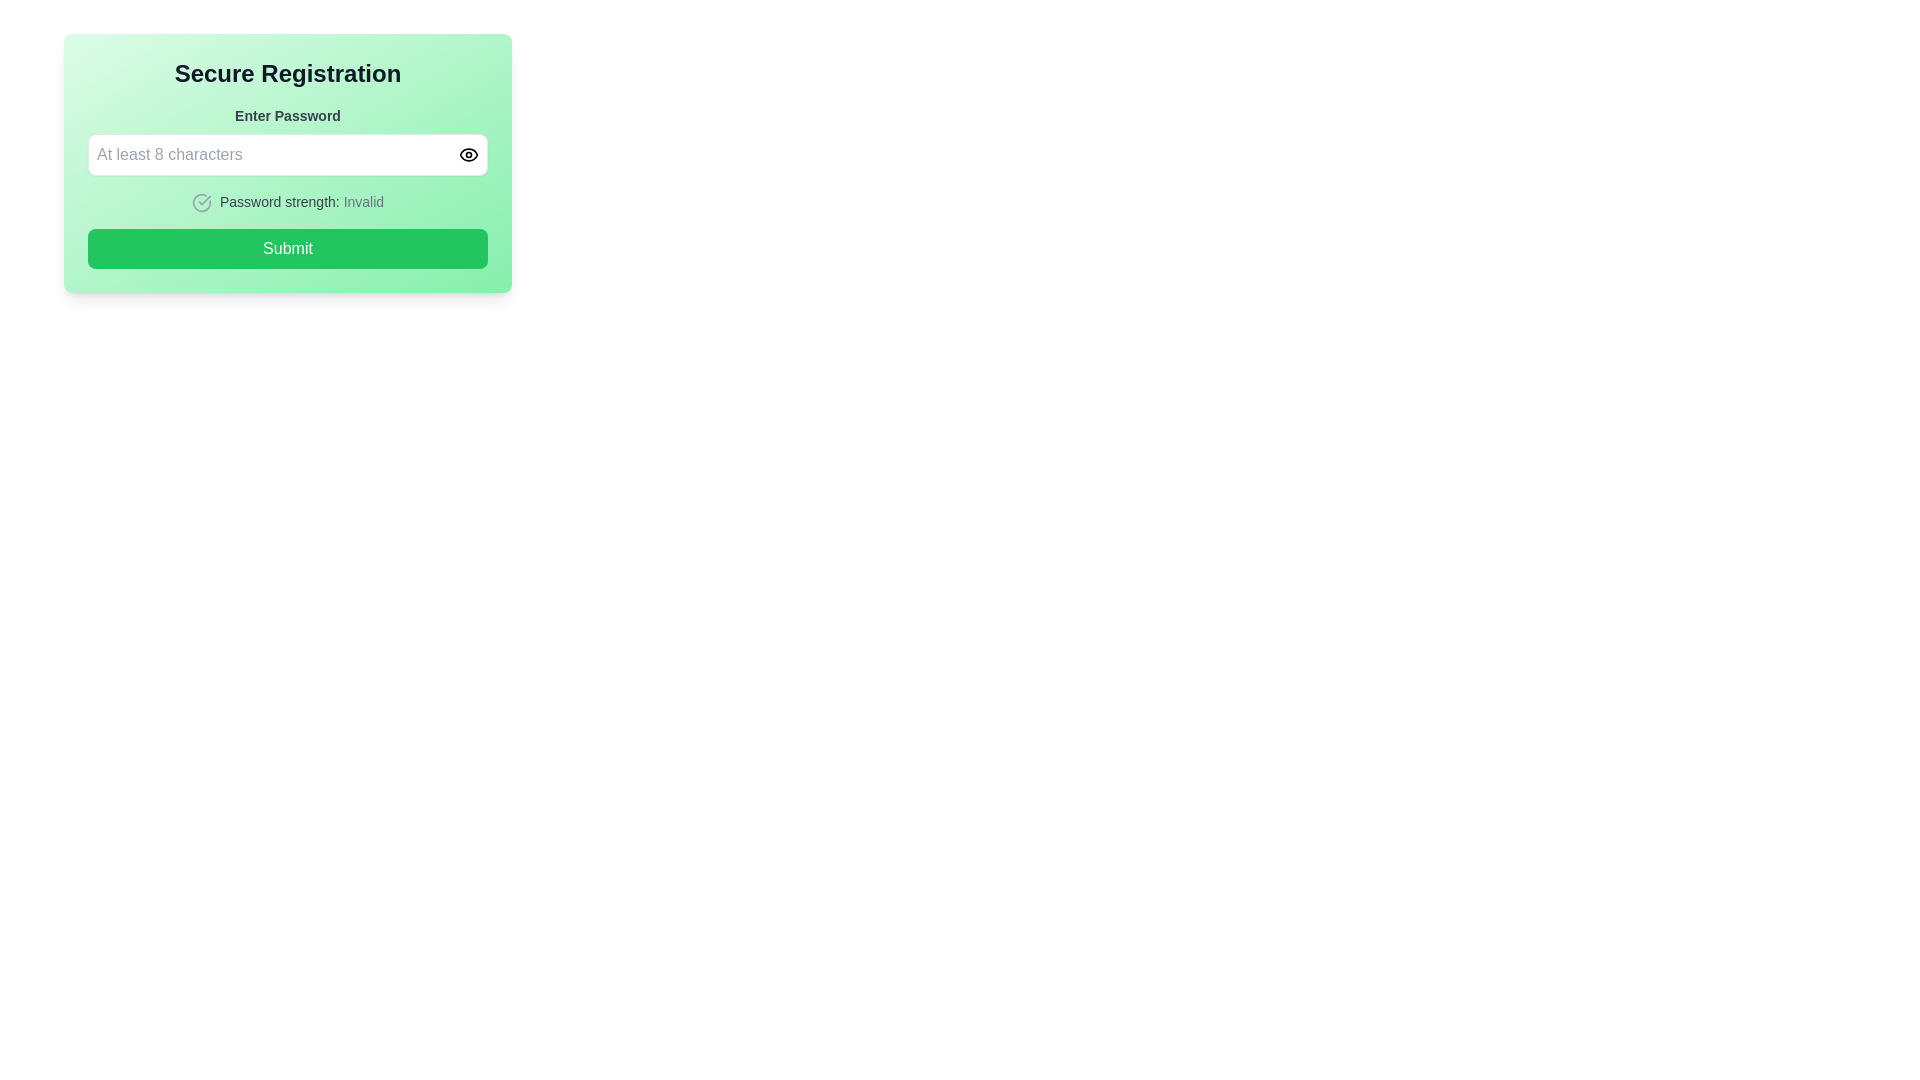  What do you see at coordinates (468, 153) in the screenshot?
I see `the eye icon button located to the right of the password input field` at bounding box center [468, 153].